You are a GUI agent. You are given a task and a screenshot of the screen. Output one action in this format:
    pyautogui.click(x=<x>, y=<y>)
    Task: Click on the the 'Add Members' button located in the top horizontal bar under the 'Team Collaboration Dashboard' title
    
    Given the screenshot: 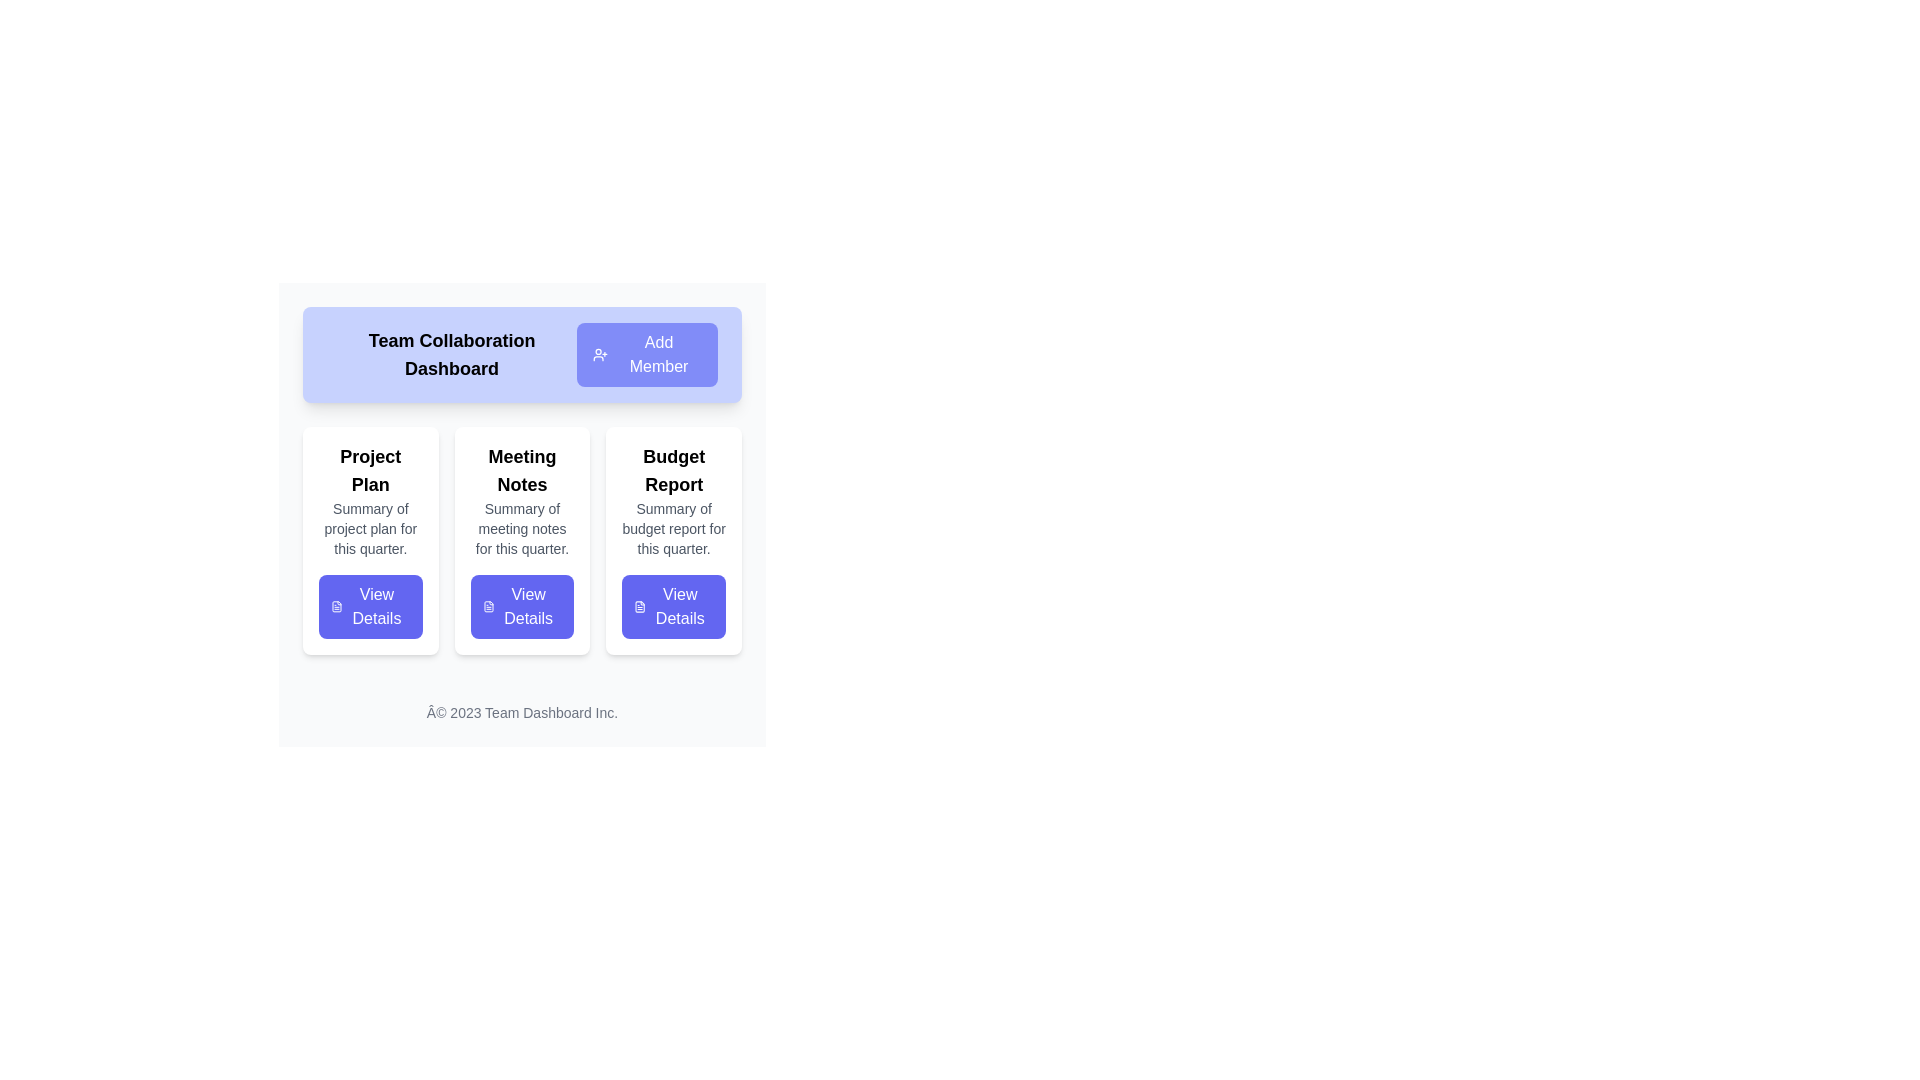 What is the action you would take?
    pyautogui.click(x=647, y=353)
    